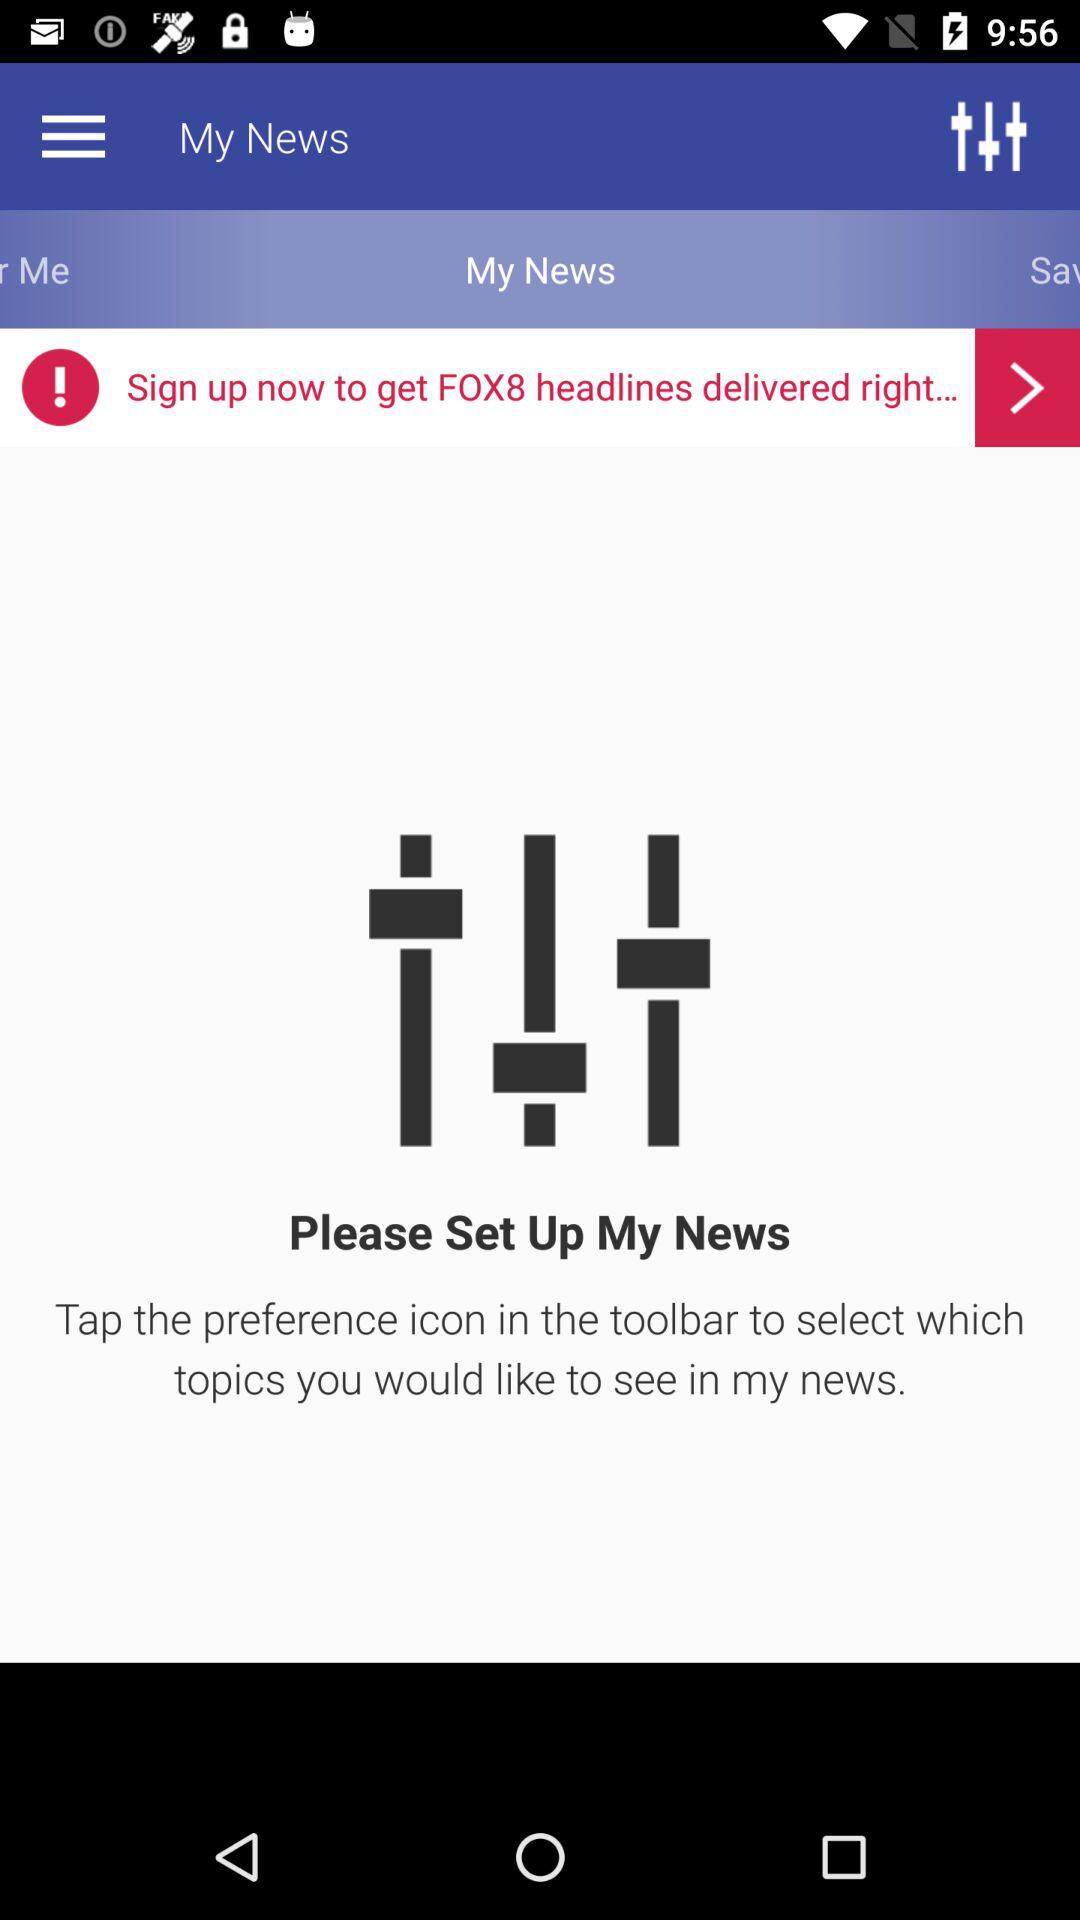 The width and height of the screenshot is (1080, 1920). What do you see at coordinates (987, 135) in the screenshot?
I see `the sliders icon` at bounding box center [987, 135].